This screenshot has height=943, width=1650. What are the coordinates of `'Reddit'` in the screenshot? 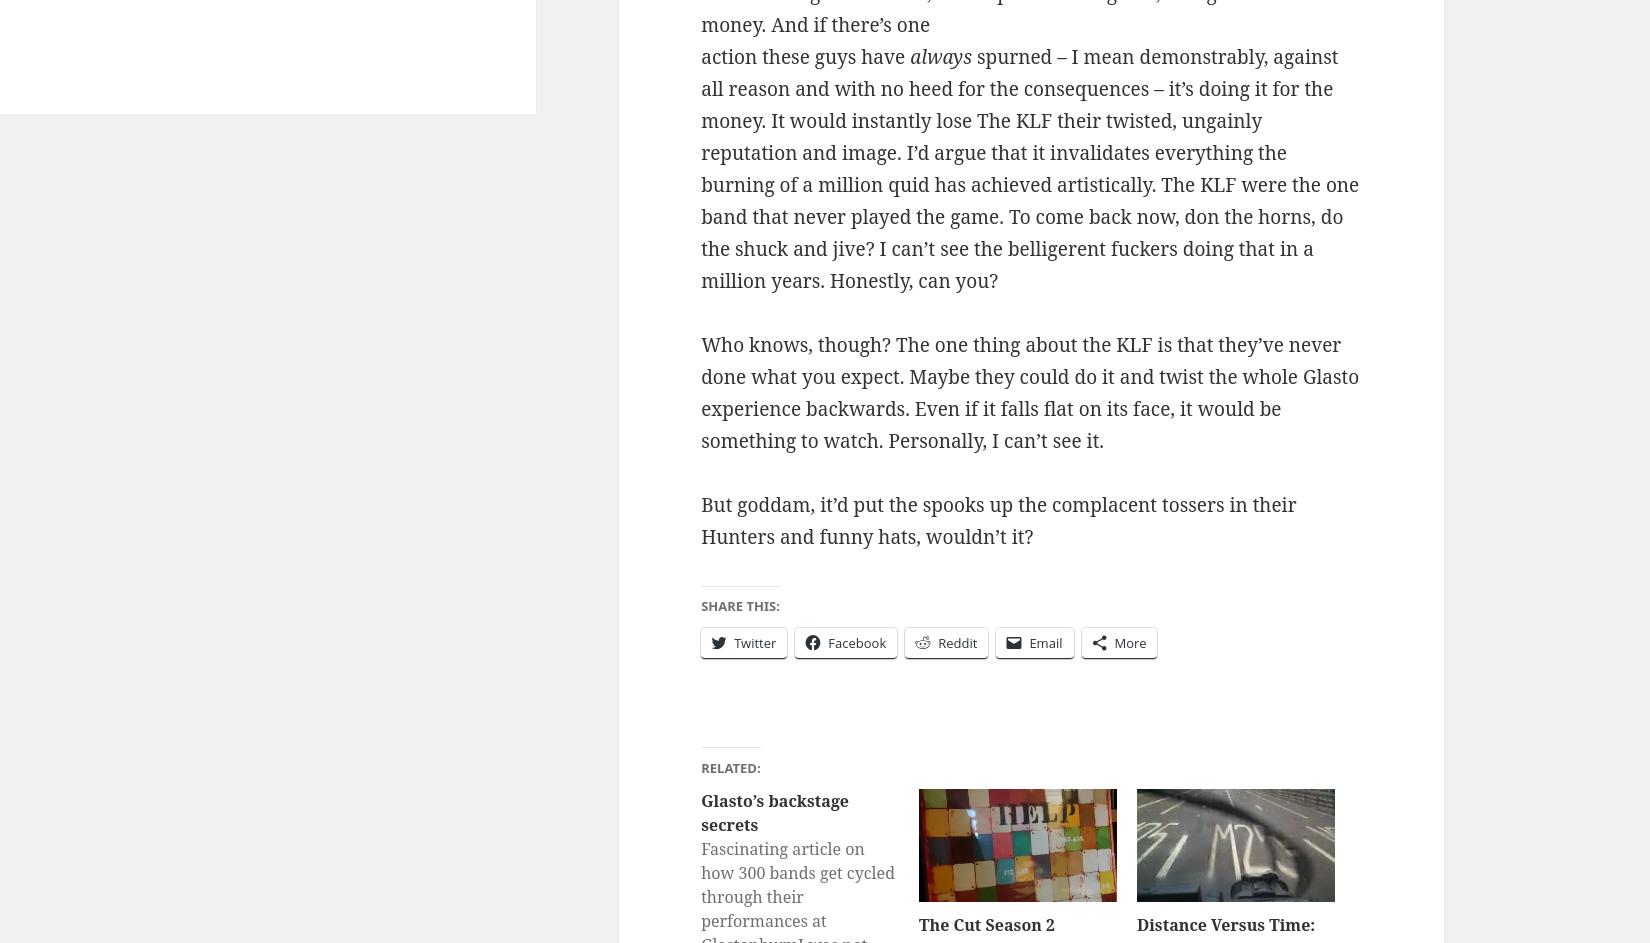 It's located at (938, 641).